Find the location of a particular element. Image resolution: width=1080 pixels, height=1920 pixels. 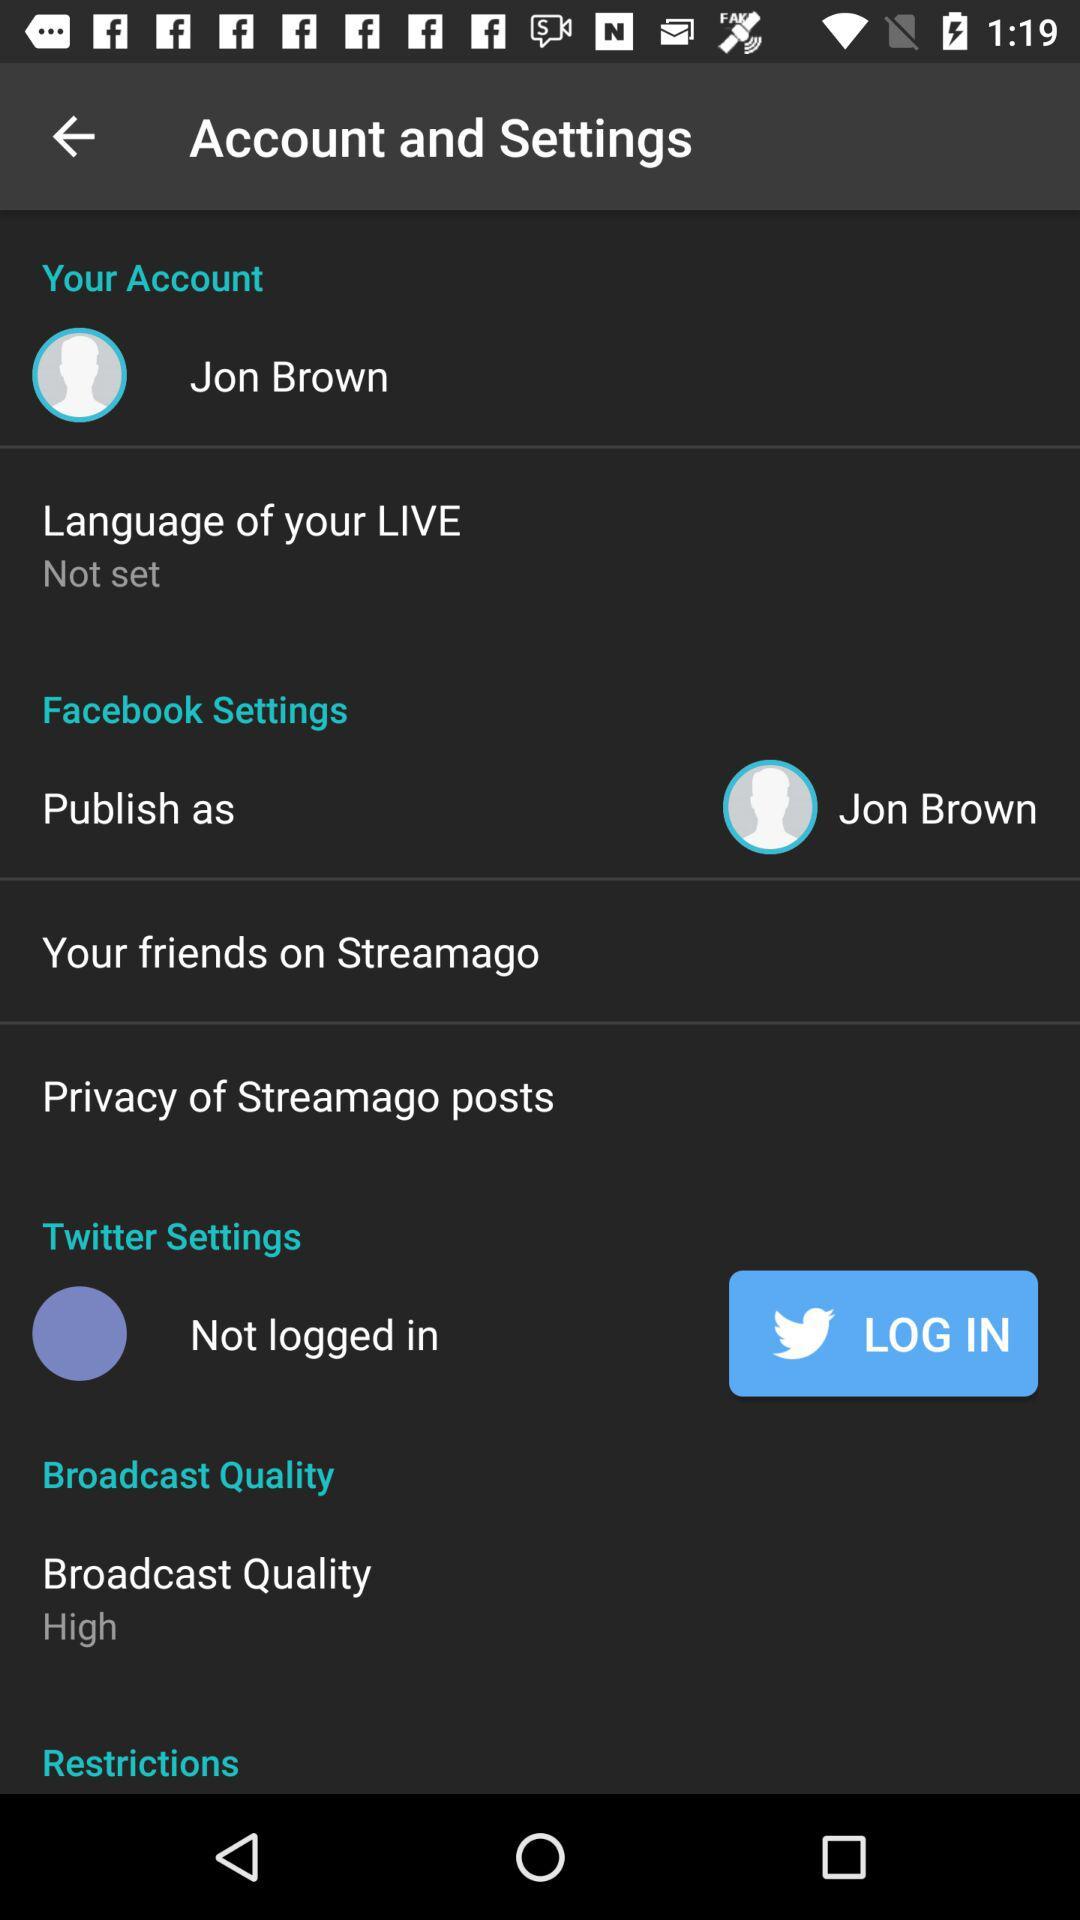

the high is located at coordinates (78, 1625).